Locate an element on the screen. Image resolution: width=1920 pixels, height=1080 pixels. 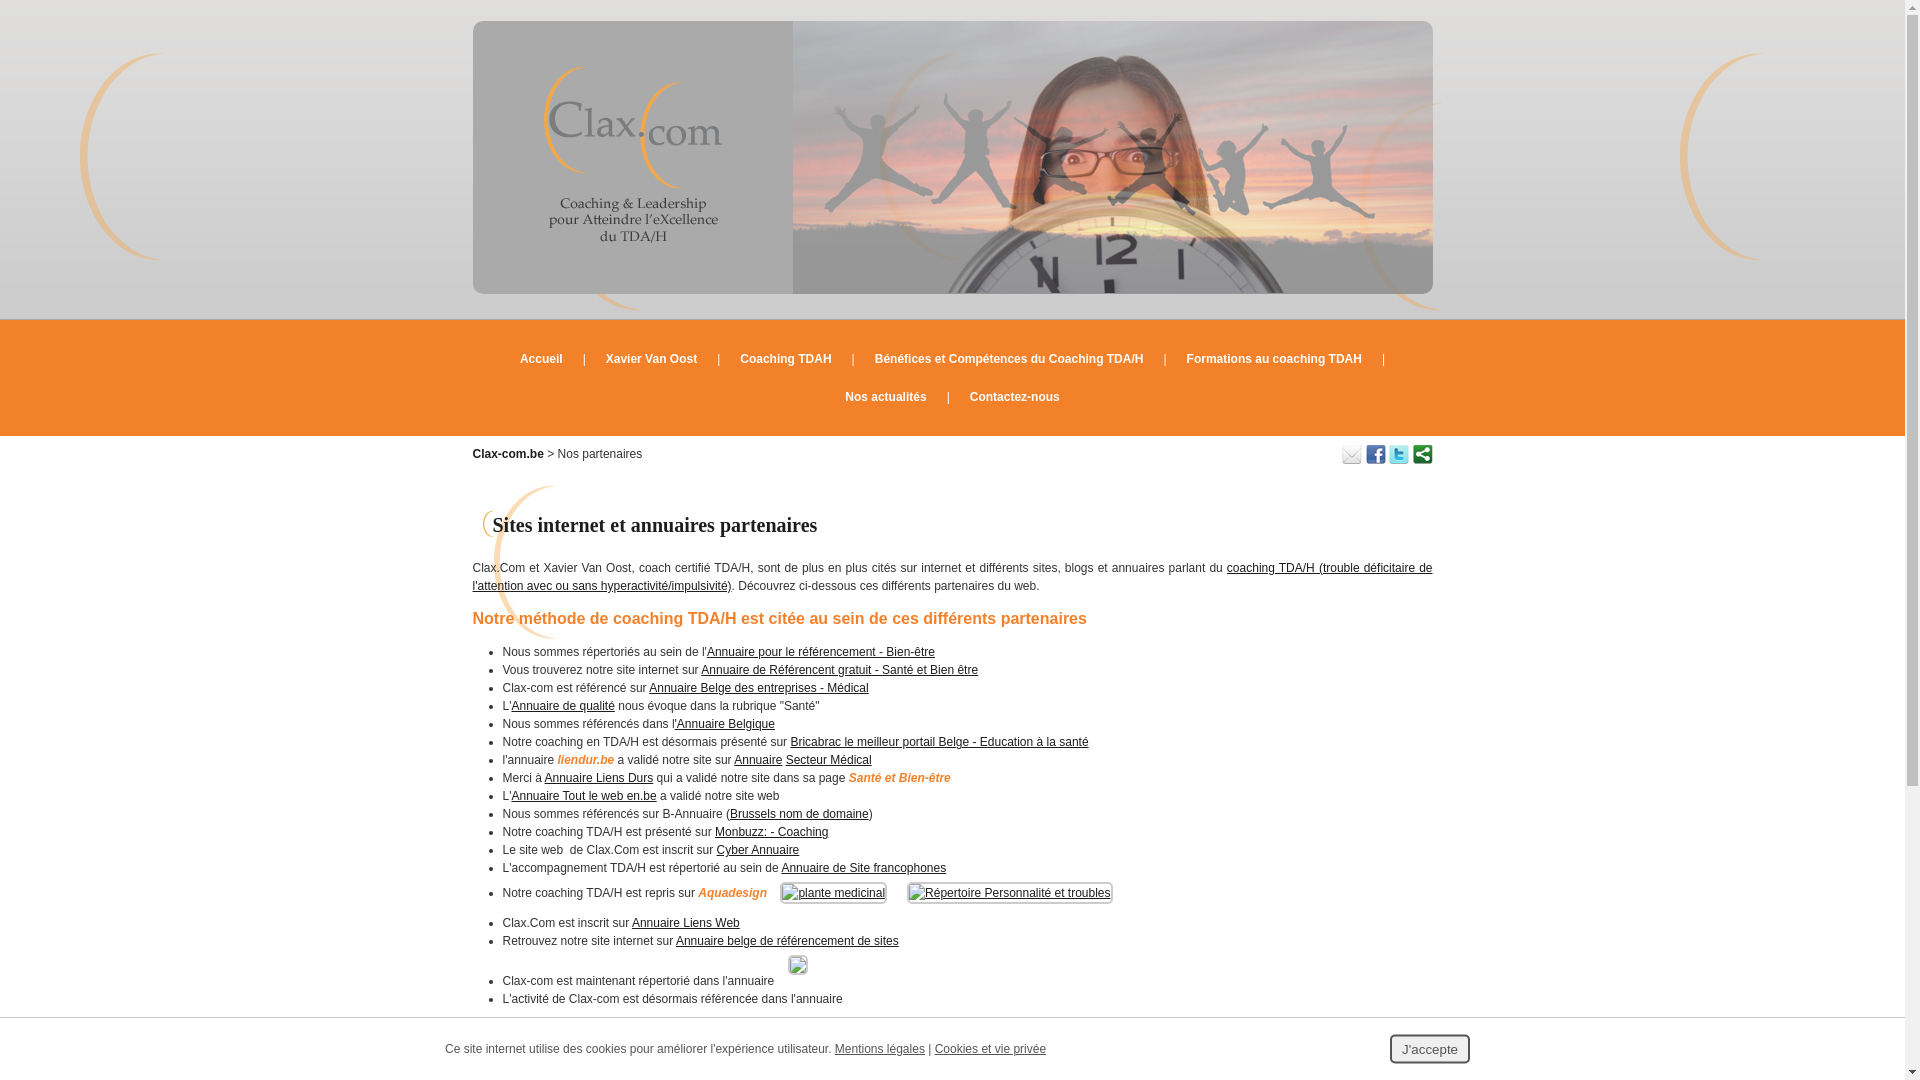
'Xavier Van Oost' is located at coordinates (651, 357).